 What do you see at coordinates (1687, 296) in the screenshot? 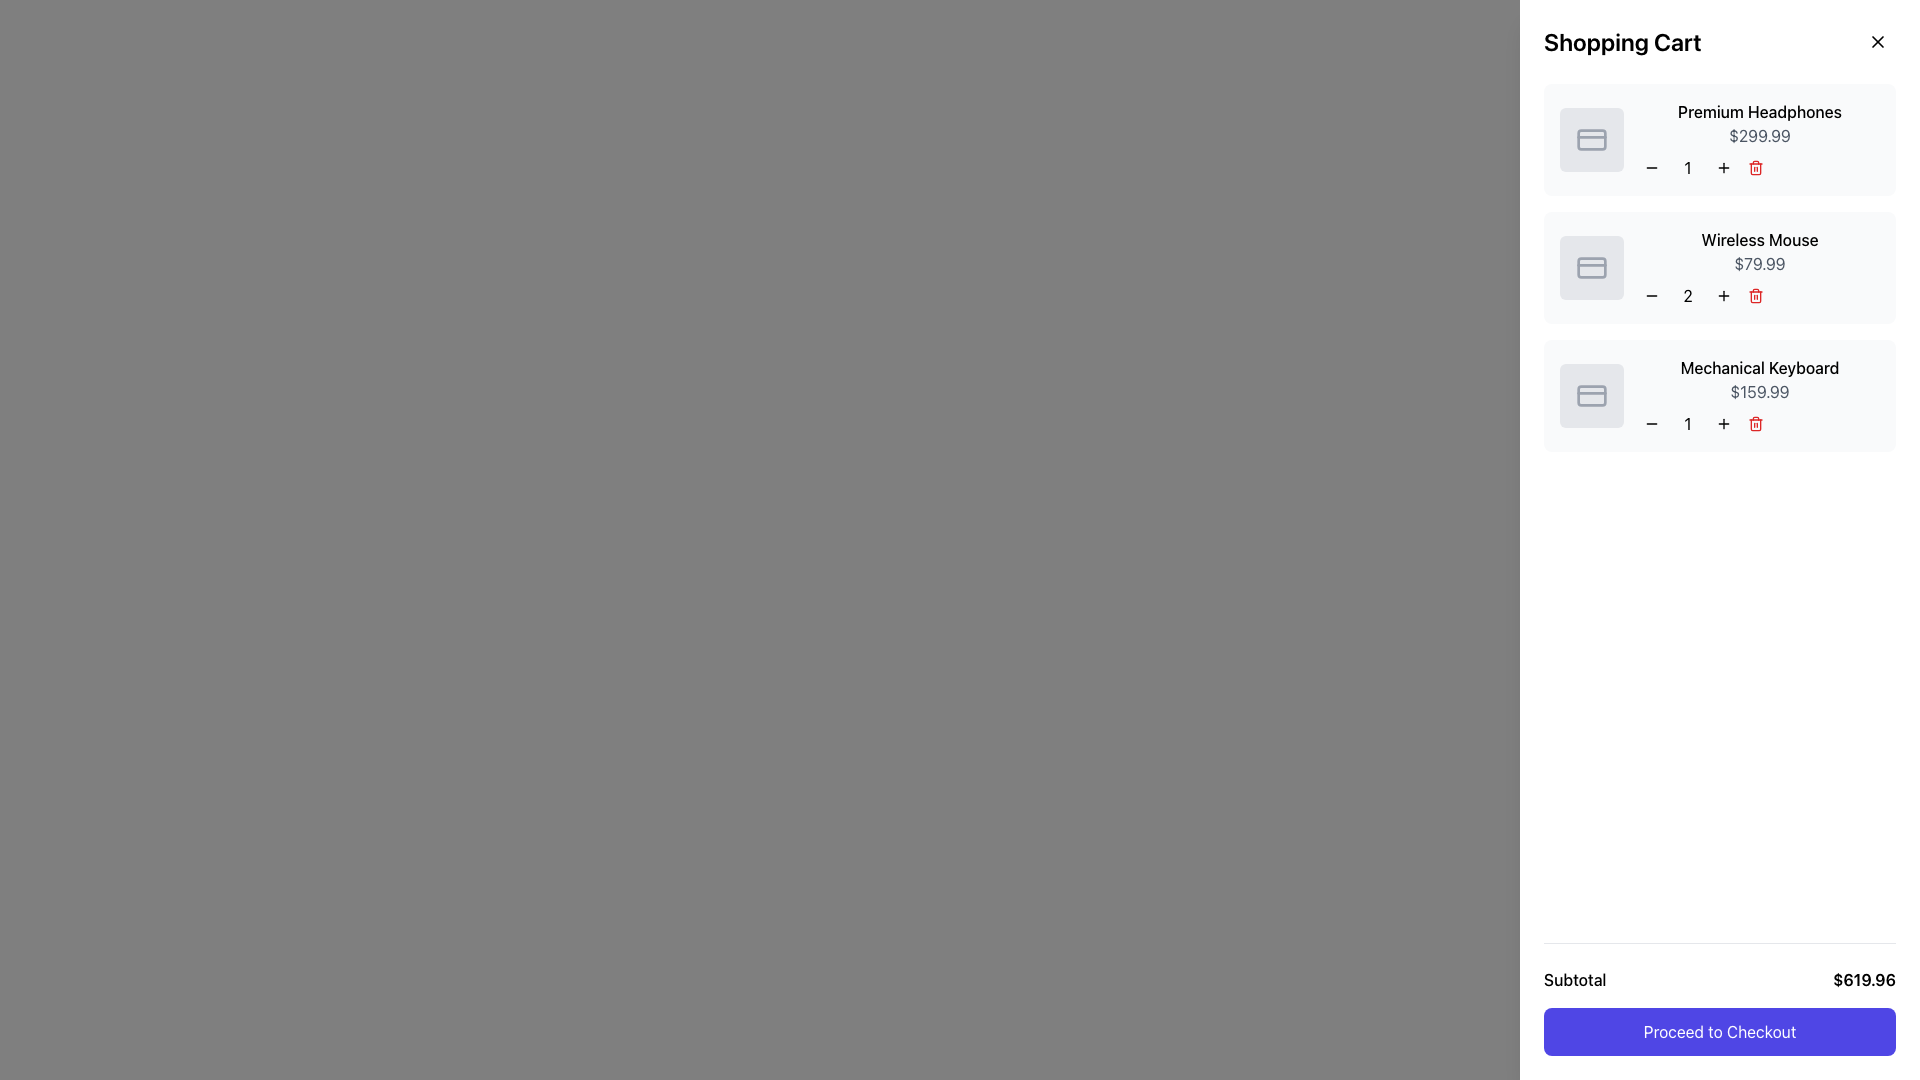
I see `the Text label displaying the current quantity of the 'Wireless Mouse' item in the shopping cart, located in the second row of the list, between the minus and plus buttons` at bounding box center [1687, 296].